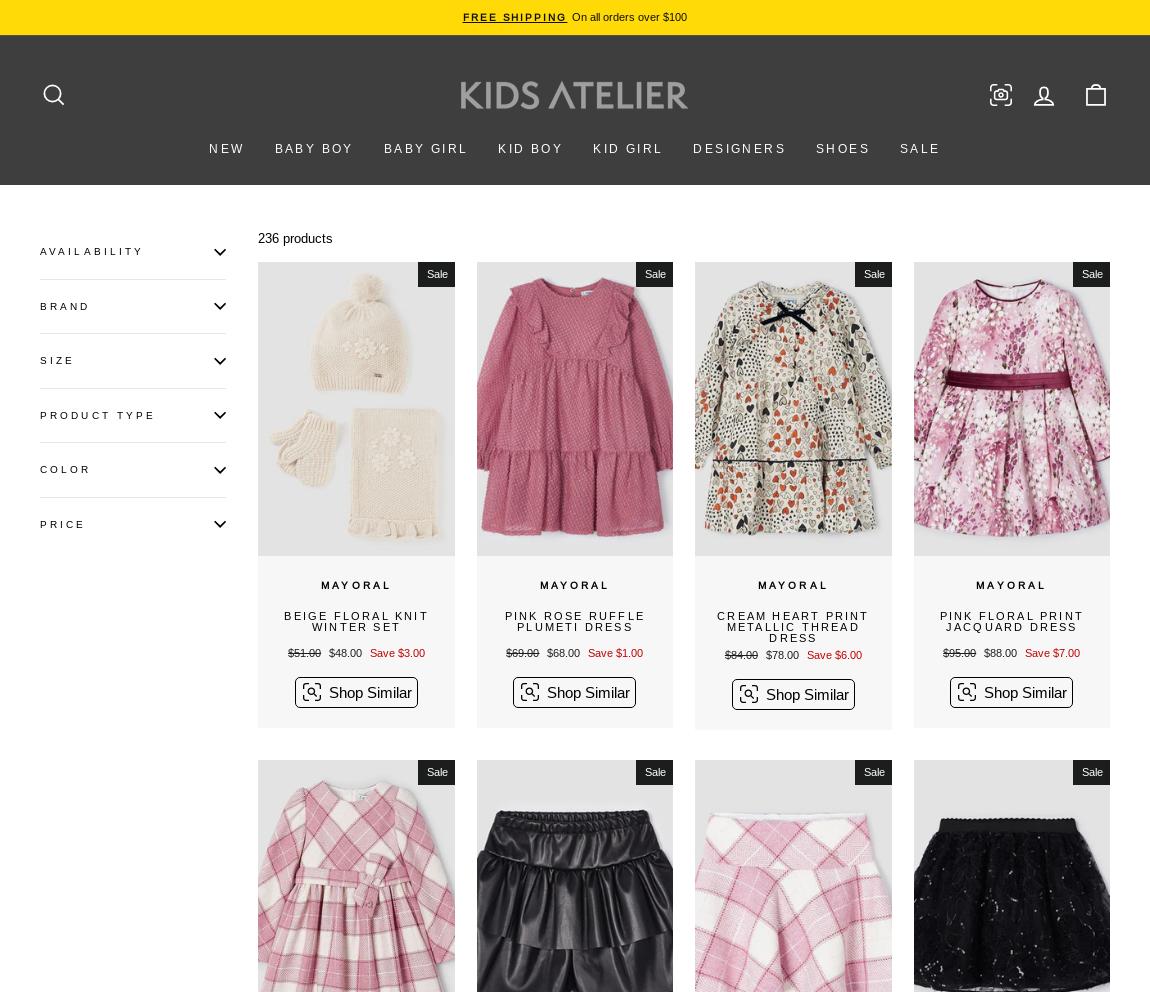 The height and width of the screenshot is (992, 1150). I want to click on 'Save $1.00', so click(614, 653).